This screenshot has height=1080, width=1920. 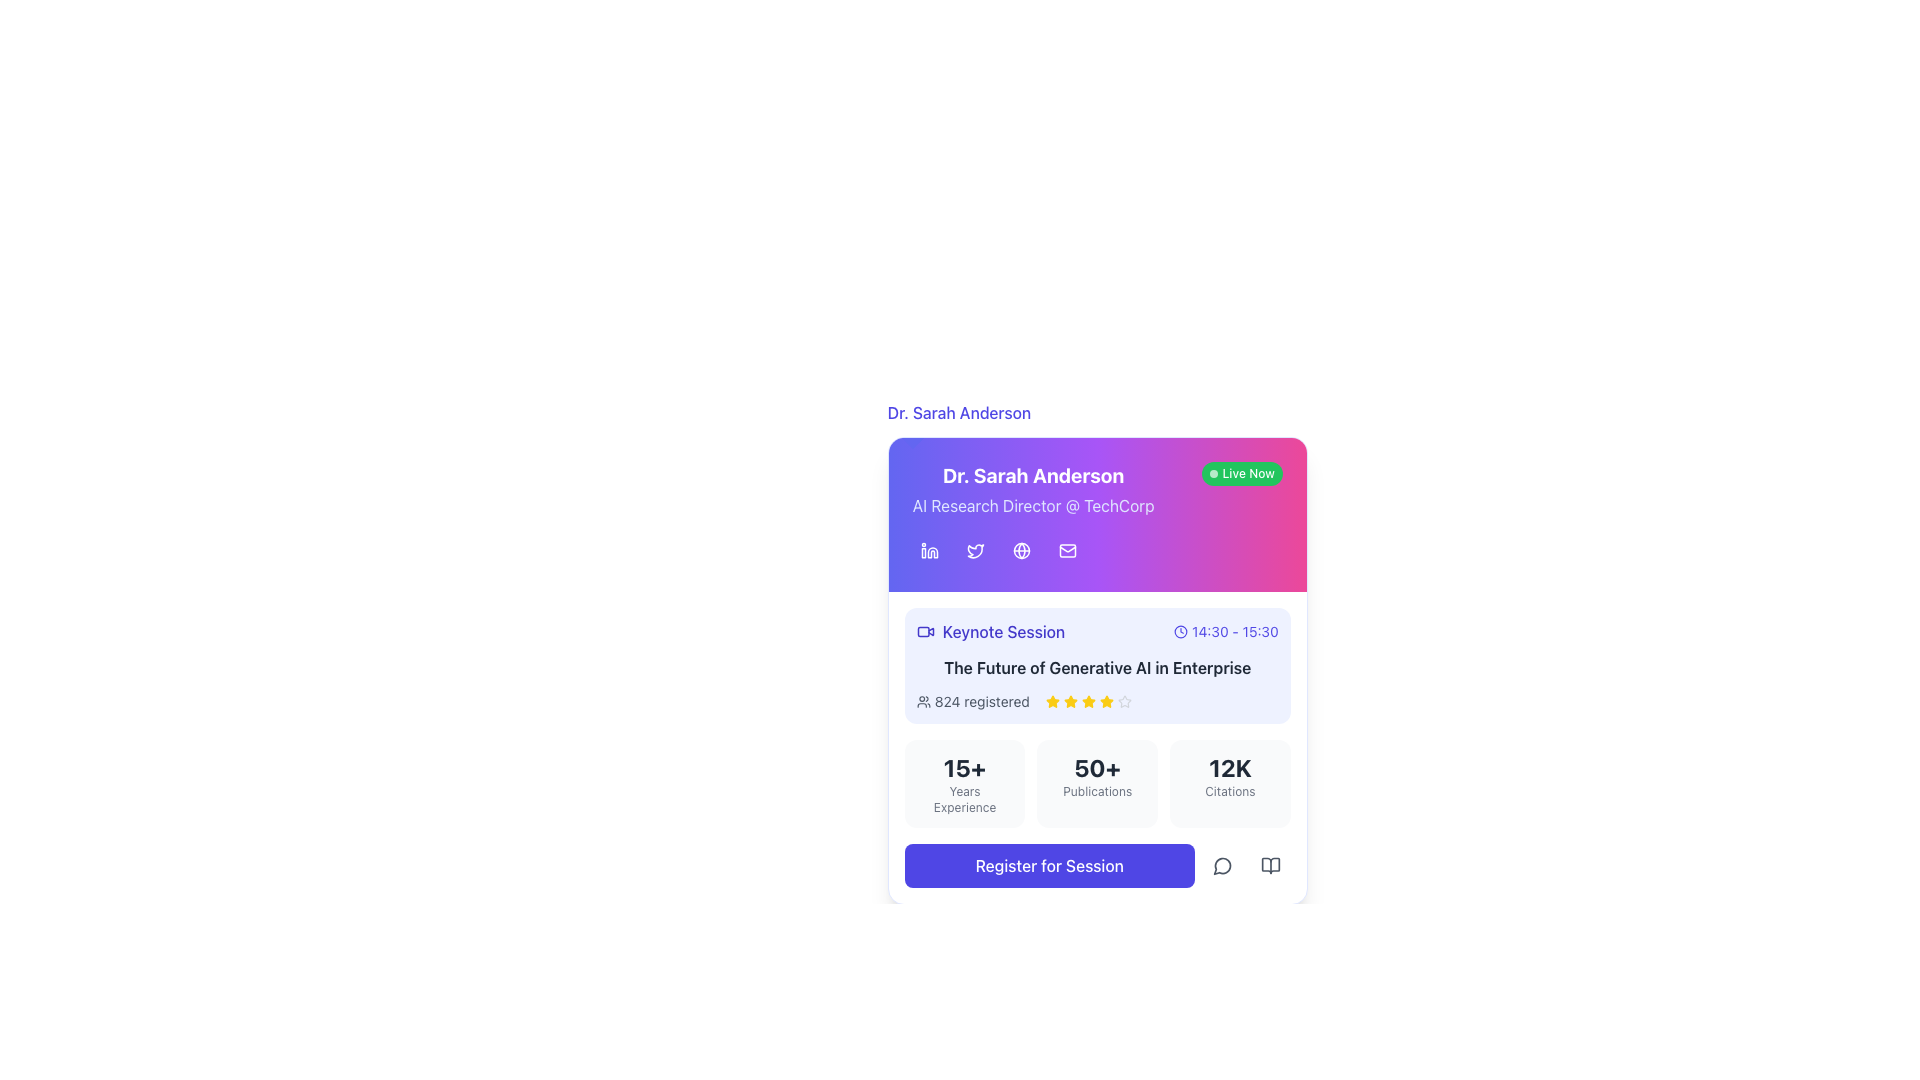 I want to click on information displayed in the informational display block, which shows the publication count of the individual or entity described in the card, located centrally below the session title and statistics, and above the action button, so click(x=1096, y=782).